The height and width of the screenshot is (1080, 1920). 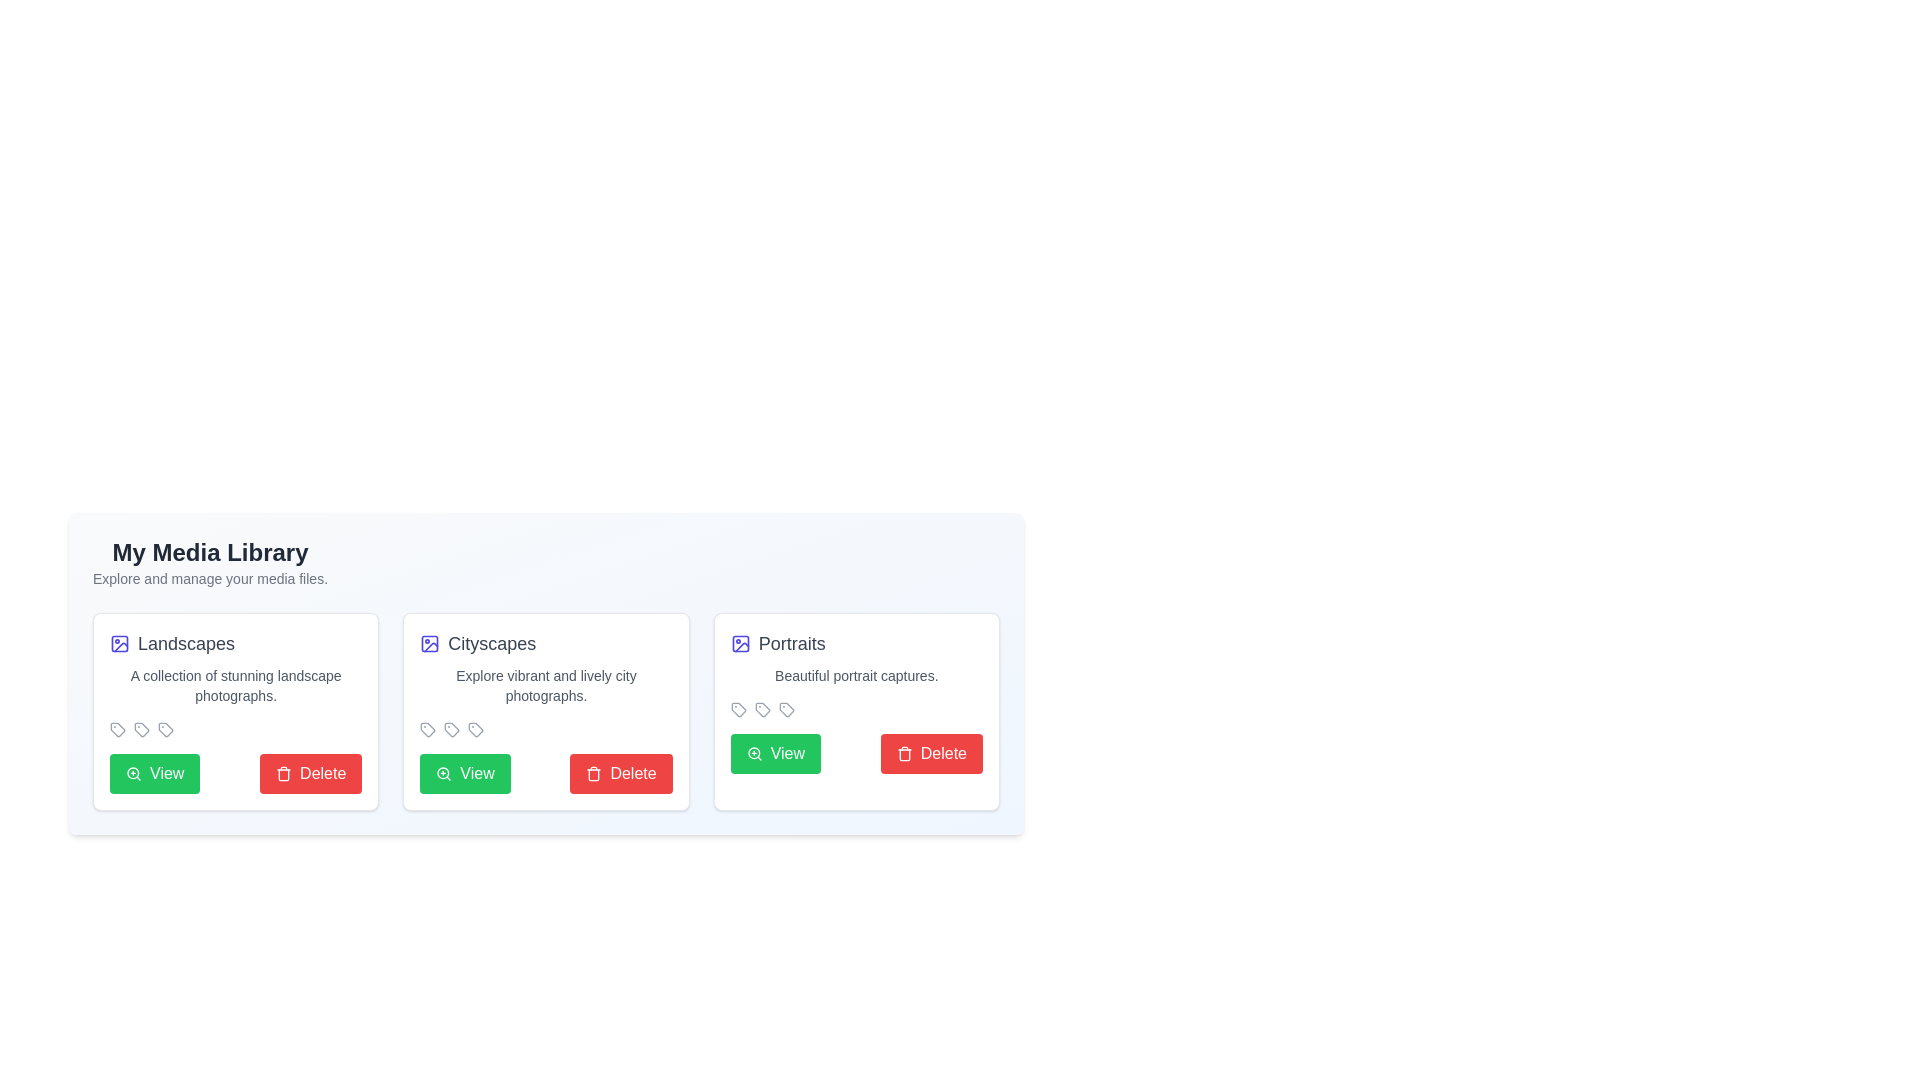 What do you see at coordinates (942, 753) in the screenshot?
I see `the 'Delete' action button located at the bottom-right of the 'Portraits' card` at bounding box center [942, 753].